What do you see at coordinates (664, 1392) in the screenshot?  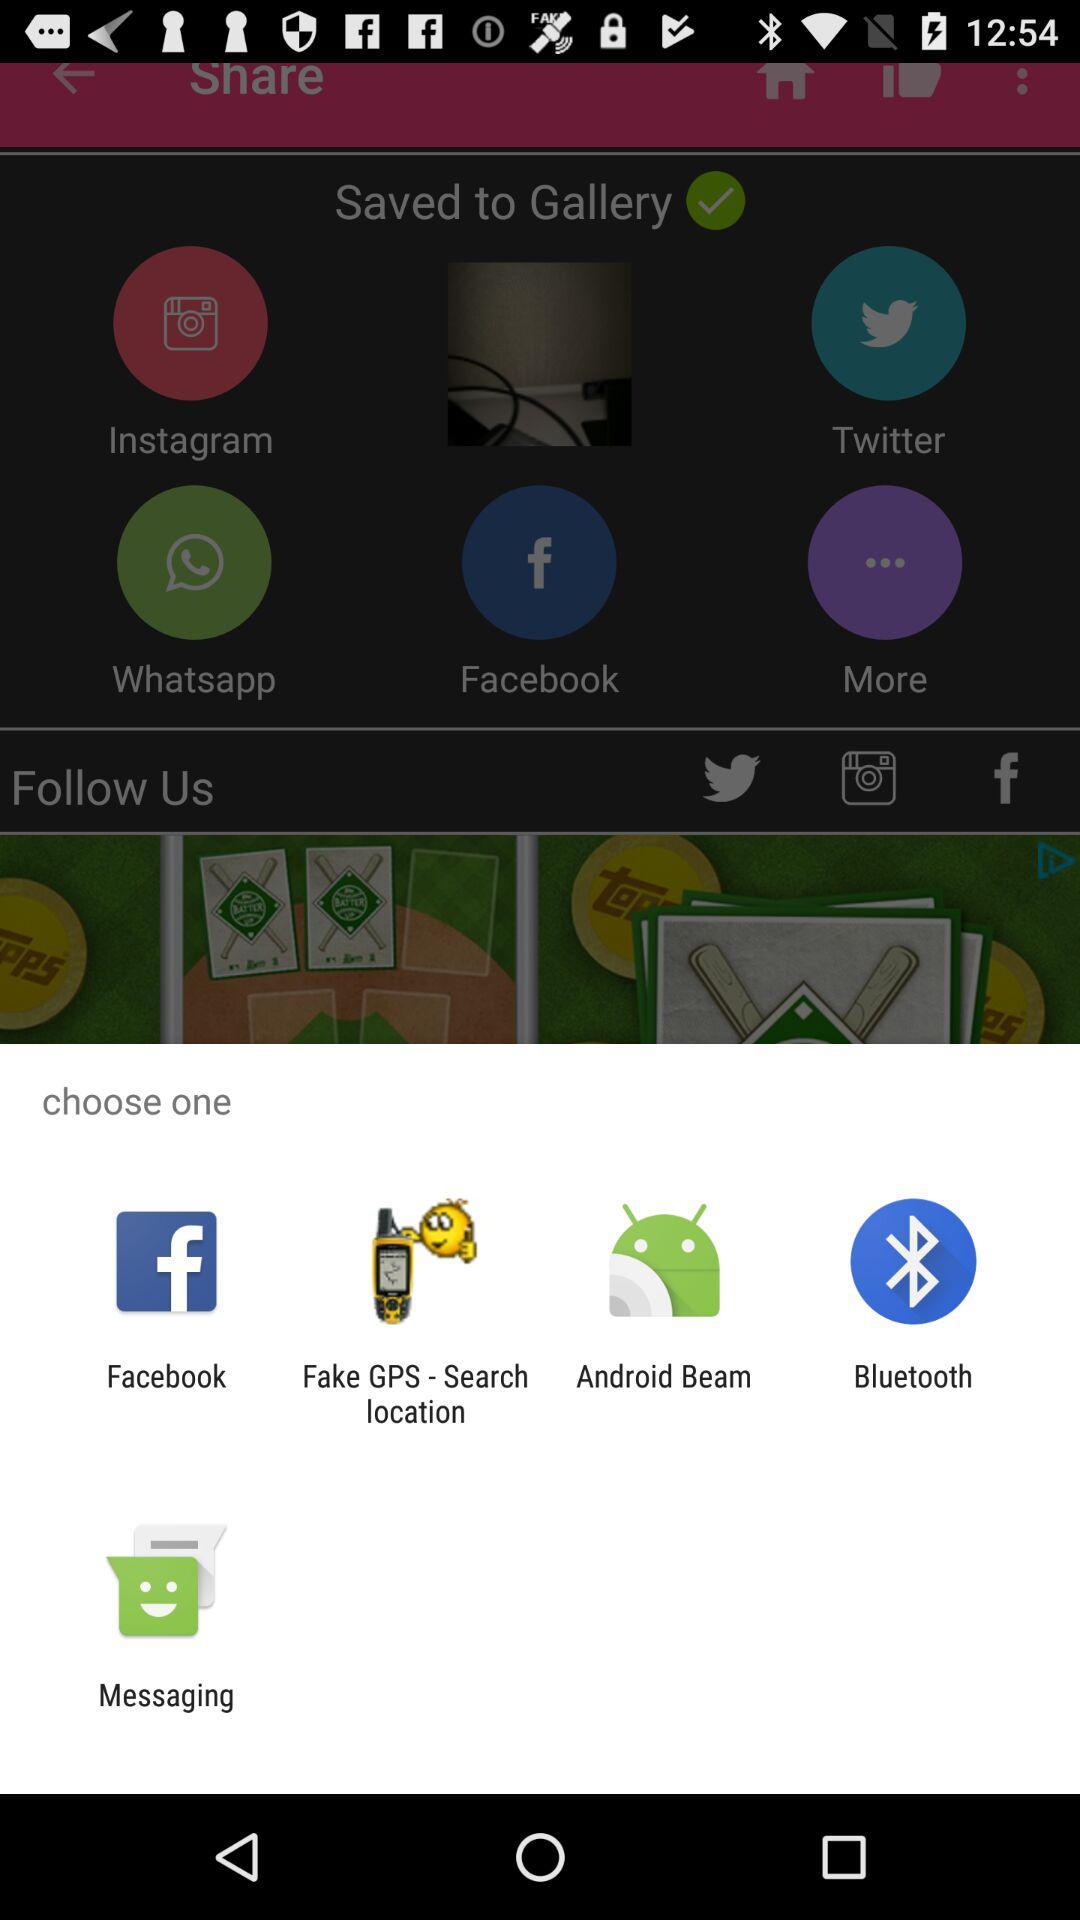 I see `the icon next to the bluetooth icon` at bounding box center [664, 1392].